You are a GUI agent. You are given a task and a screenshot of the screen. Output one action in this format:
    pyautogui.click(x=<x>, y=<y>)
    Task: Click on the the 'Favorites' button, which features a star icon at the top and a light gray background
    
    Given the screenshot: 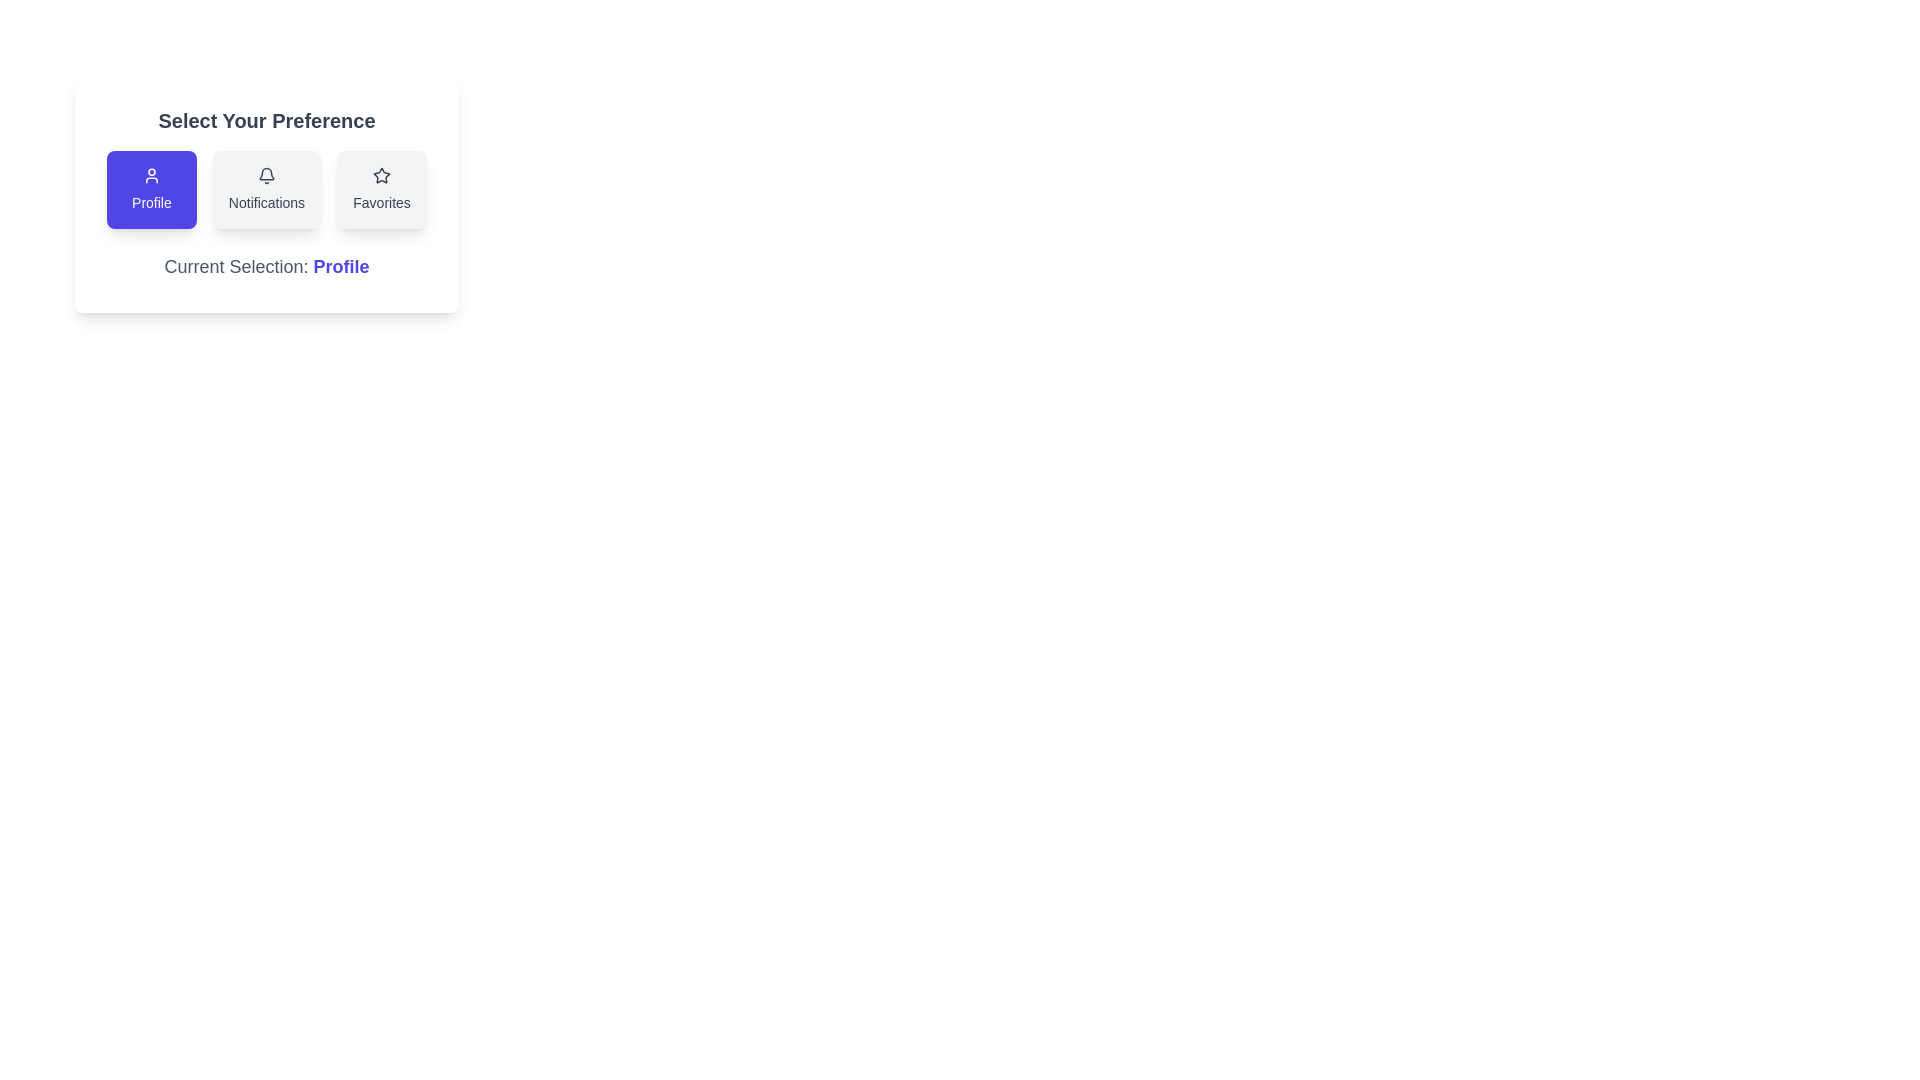 What is the action you would take?
    pyautogui.click(x=382, y=189)
    